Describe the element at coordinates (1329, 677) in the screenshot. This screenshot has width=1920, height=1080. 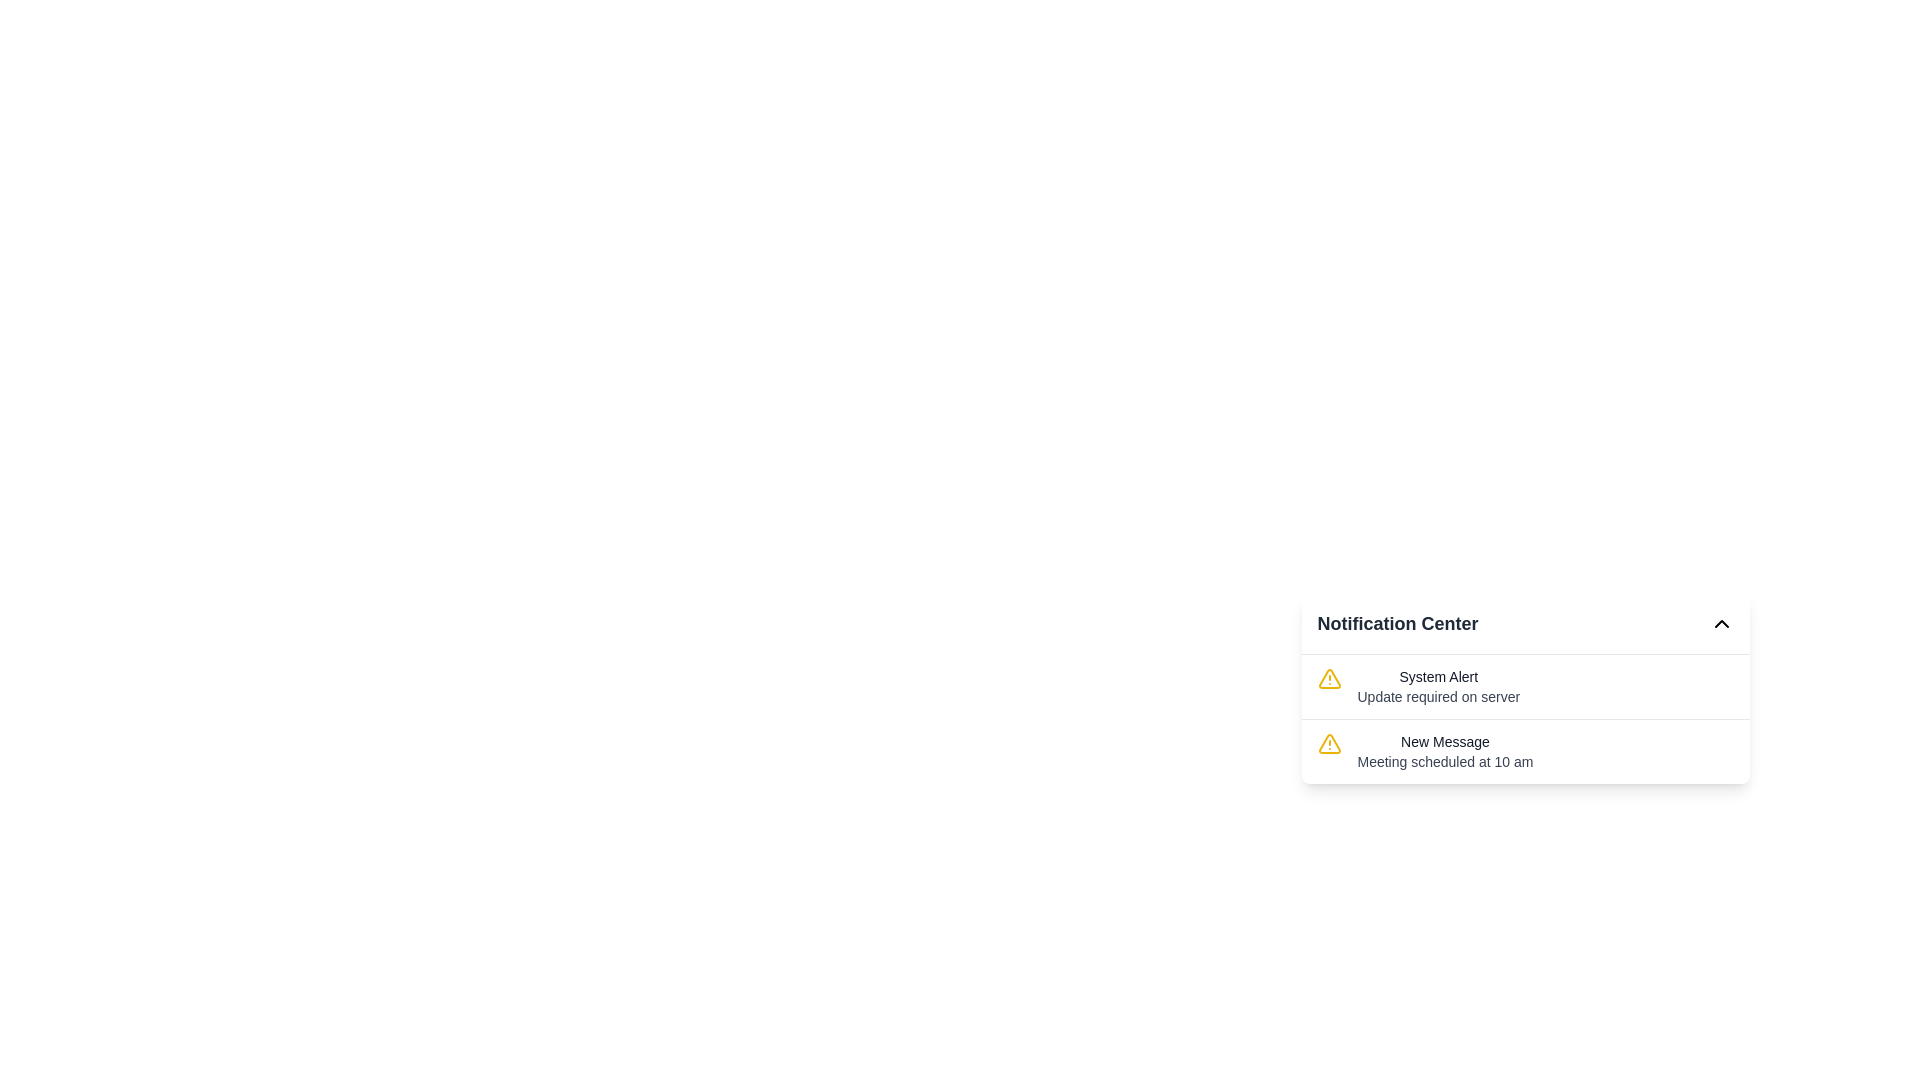
I see `the warning icon at the start of the 'System Alert' notification item, which indicates an alert about 'Update required on server.'` at that location.